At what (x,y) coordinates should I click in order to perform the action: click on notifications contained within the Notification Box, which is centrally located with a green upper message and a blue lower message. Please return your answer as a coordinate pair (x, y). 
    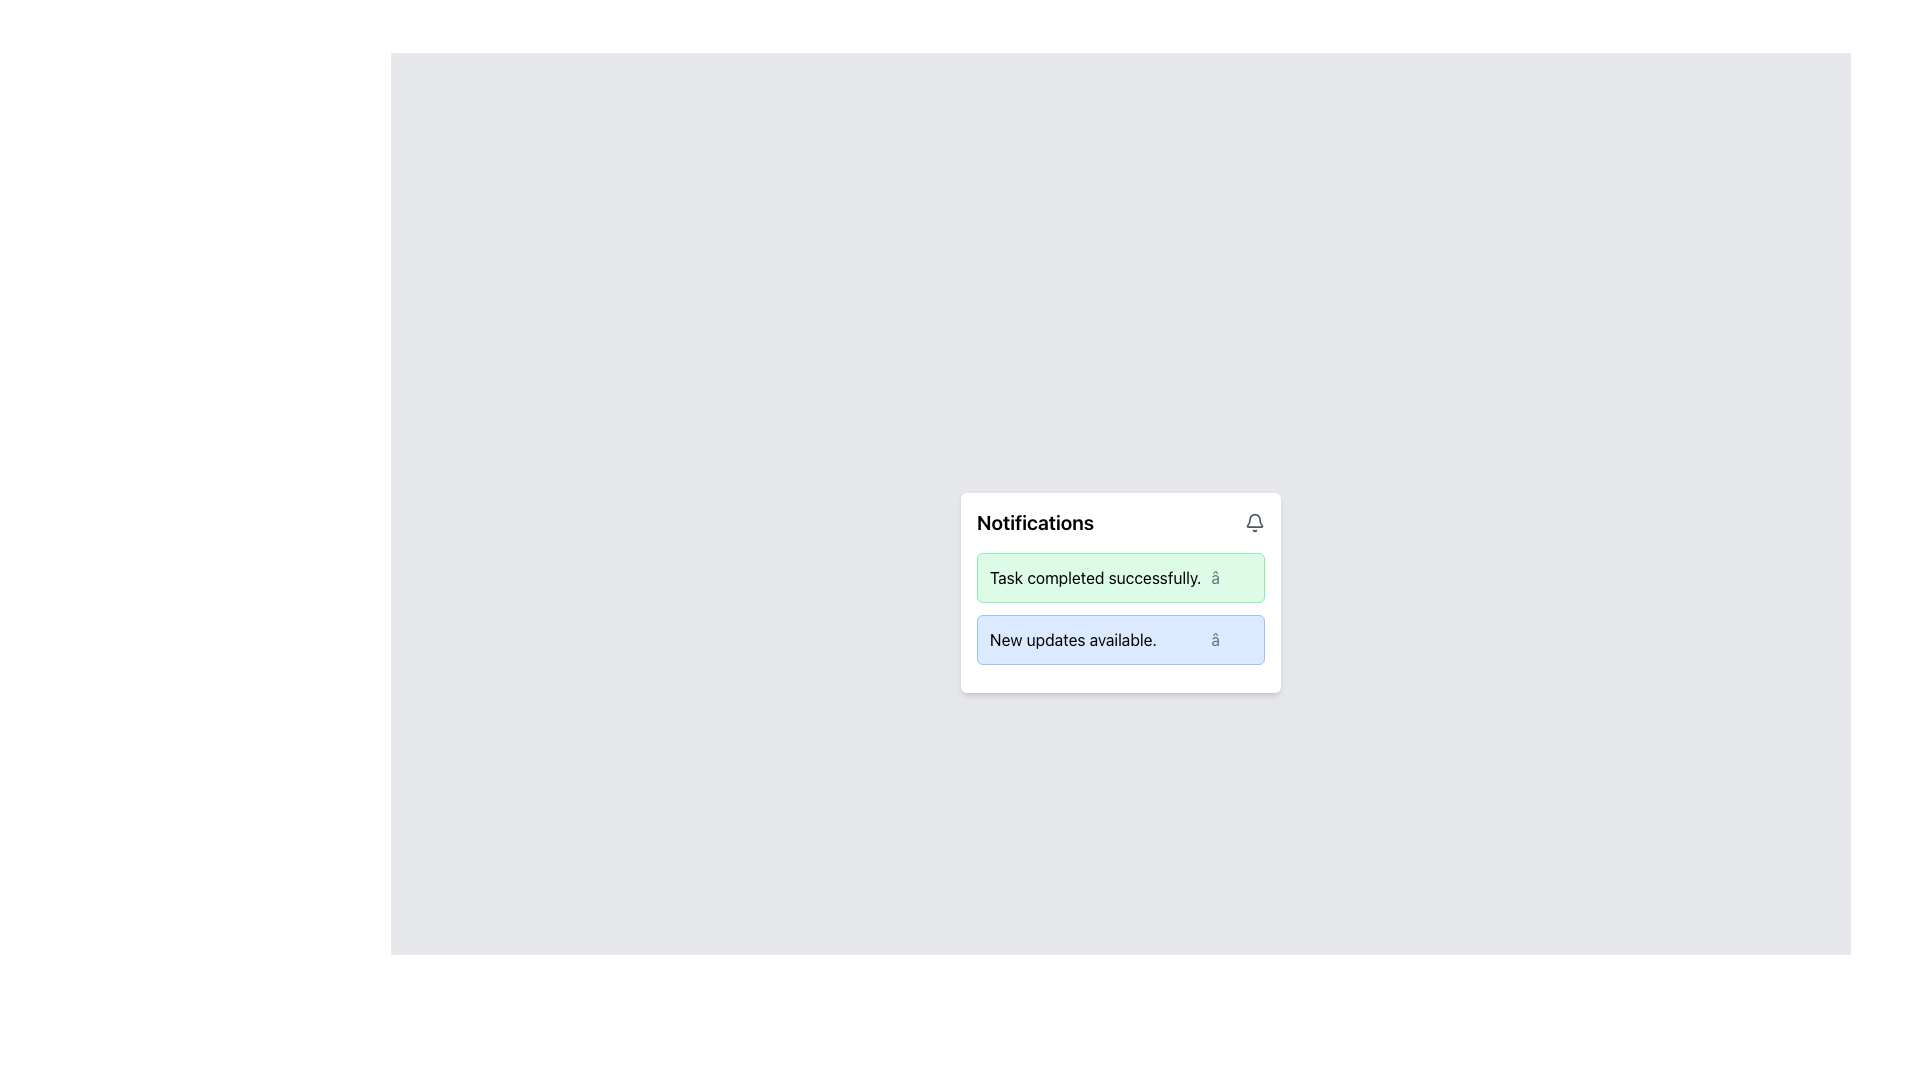
    Looking at the image, I should click on (1121, 592).